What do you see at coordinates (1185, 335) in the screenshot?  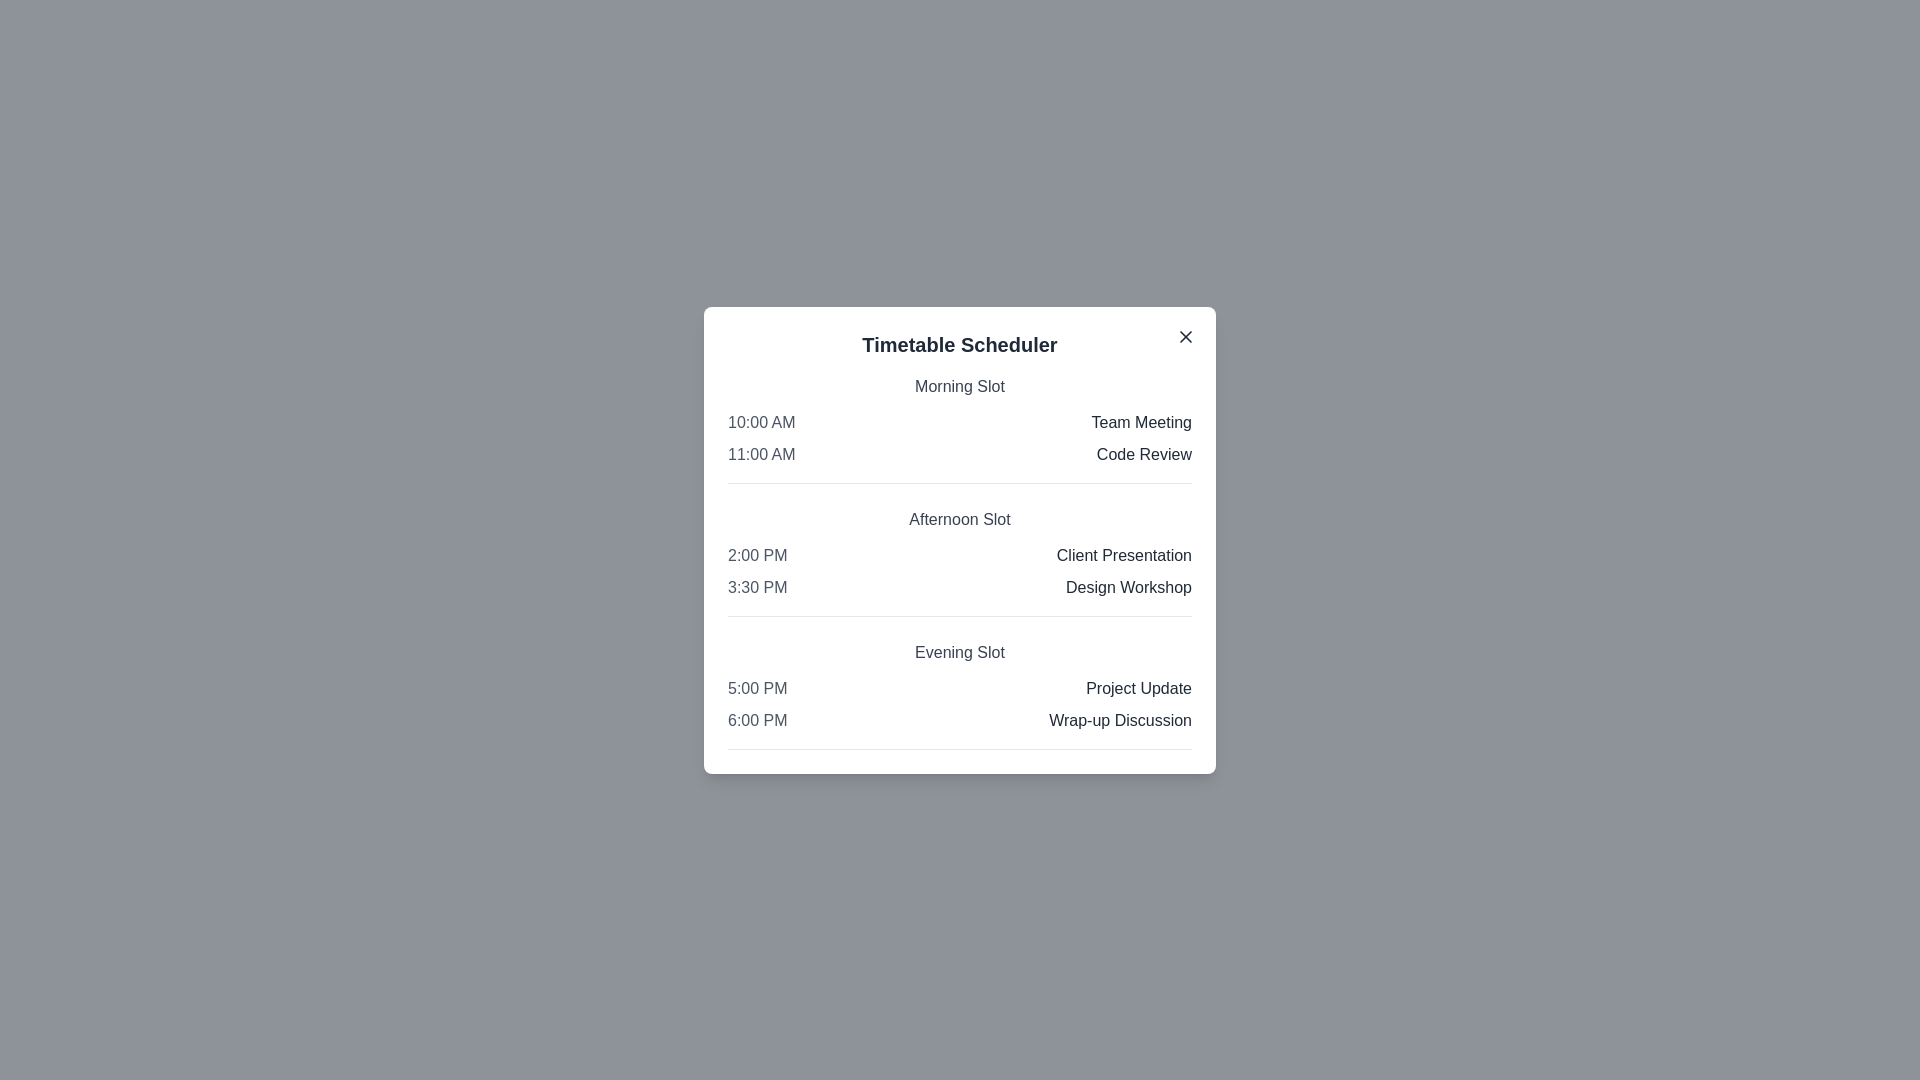 I see `the close button in the top-right corner of the scheduler` at bounding box center [1185, 335].